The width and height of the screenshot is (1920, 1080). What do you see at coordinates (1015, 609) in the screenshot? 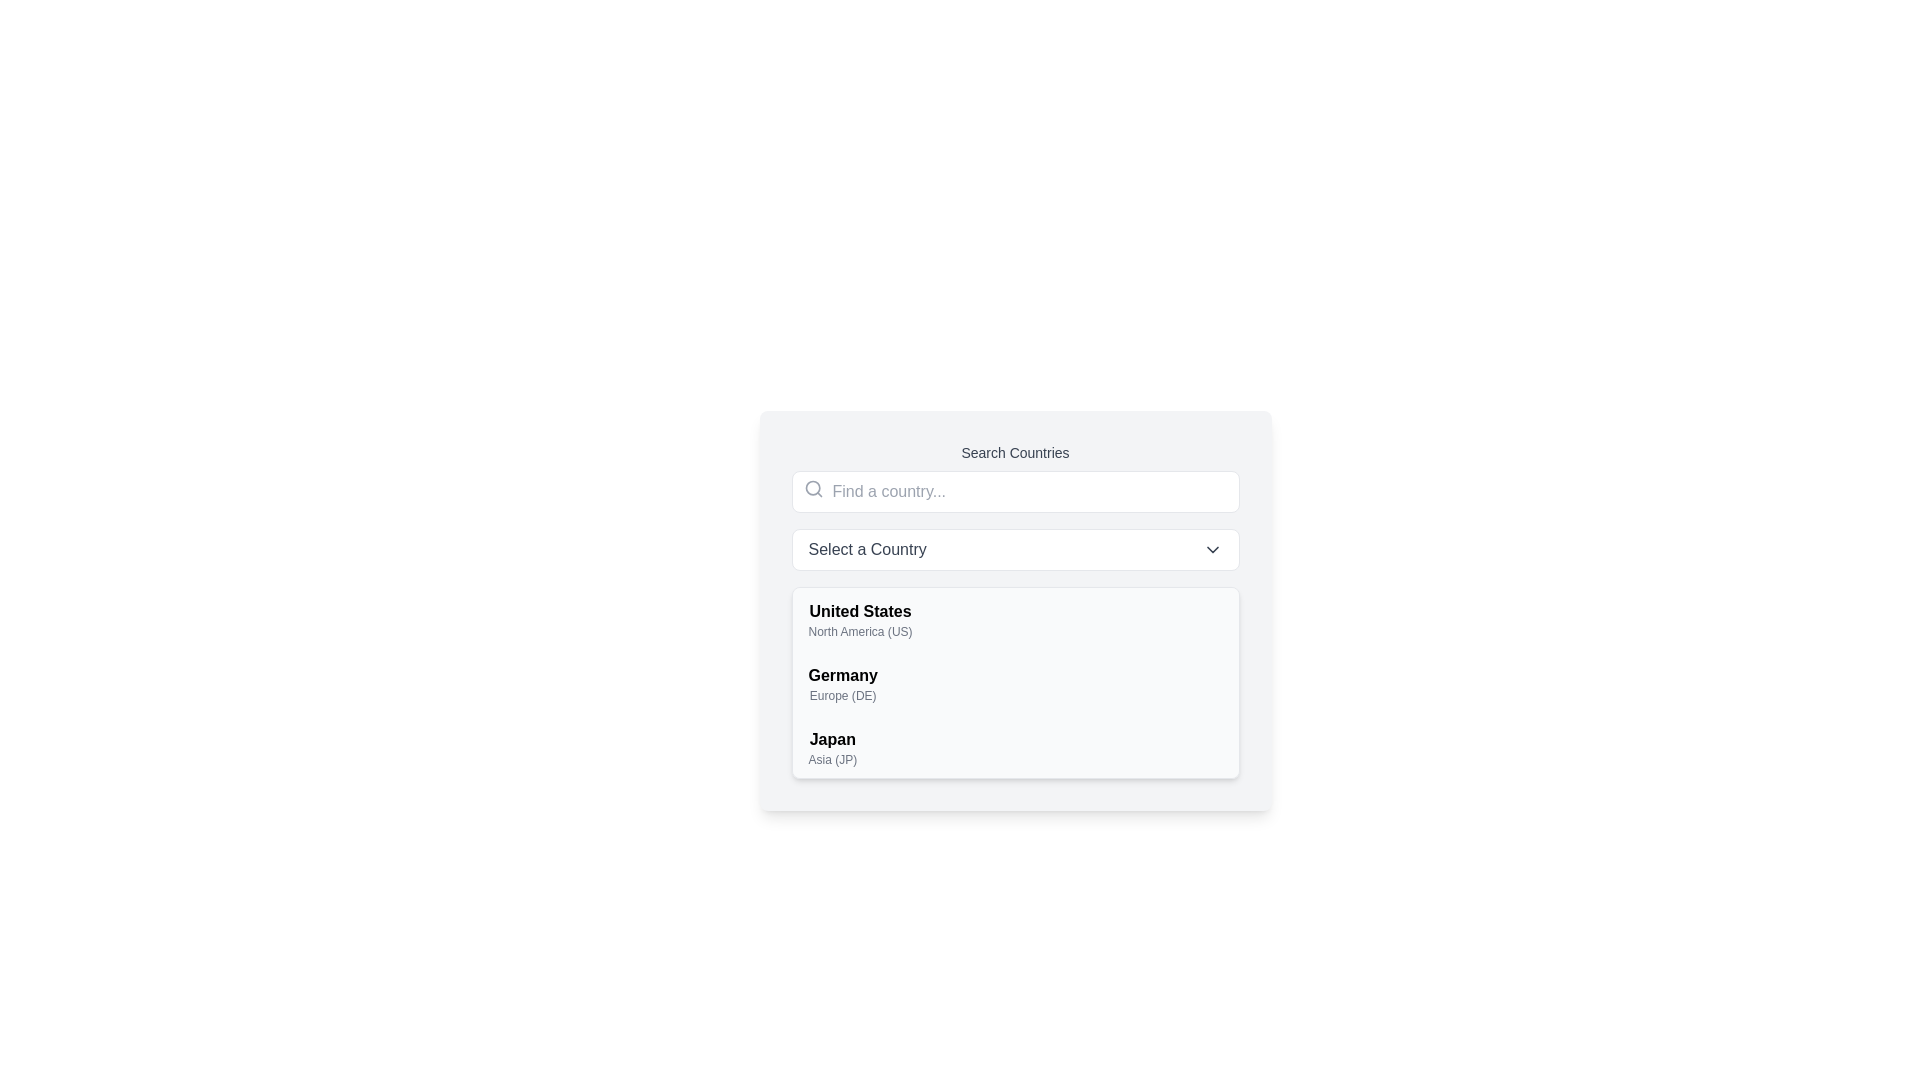
I see `a country entry in the dropdown menu labeled 'Search Countries'` at bounding box center [1015, 609].